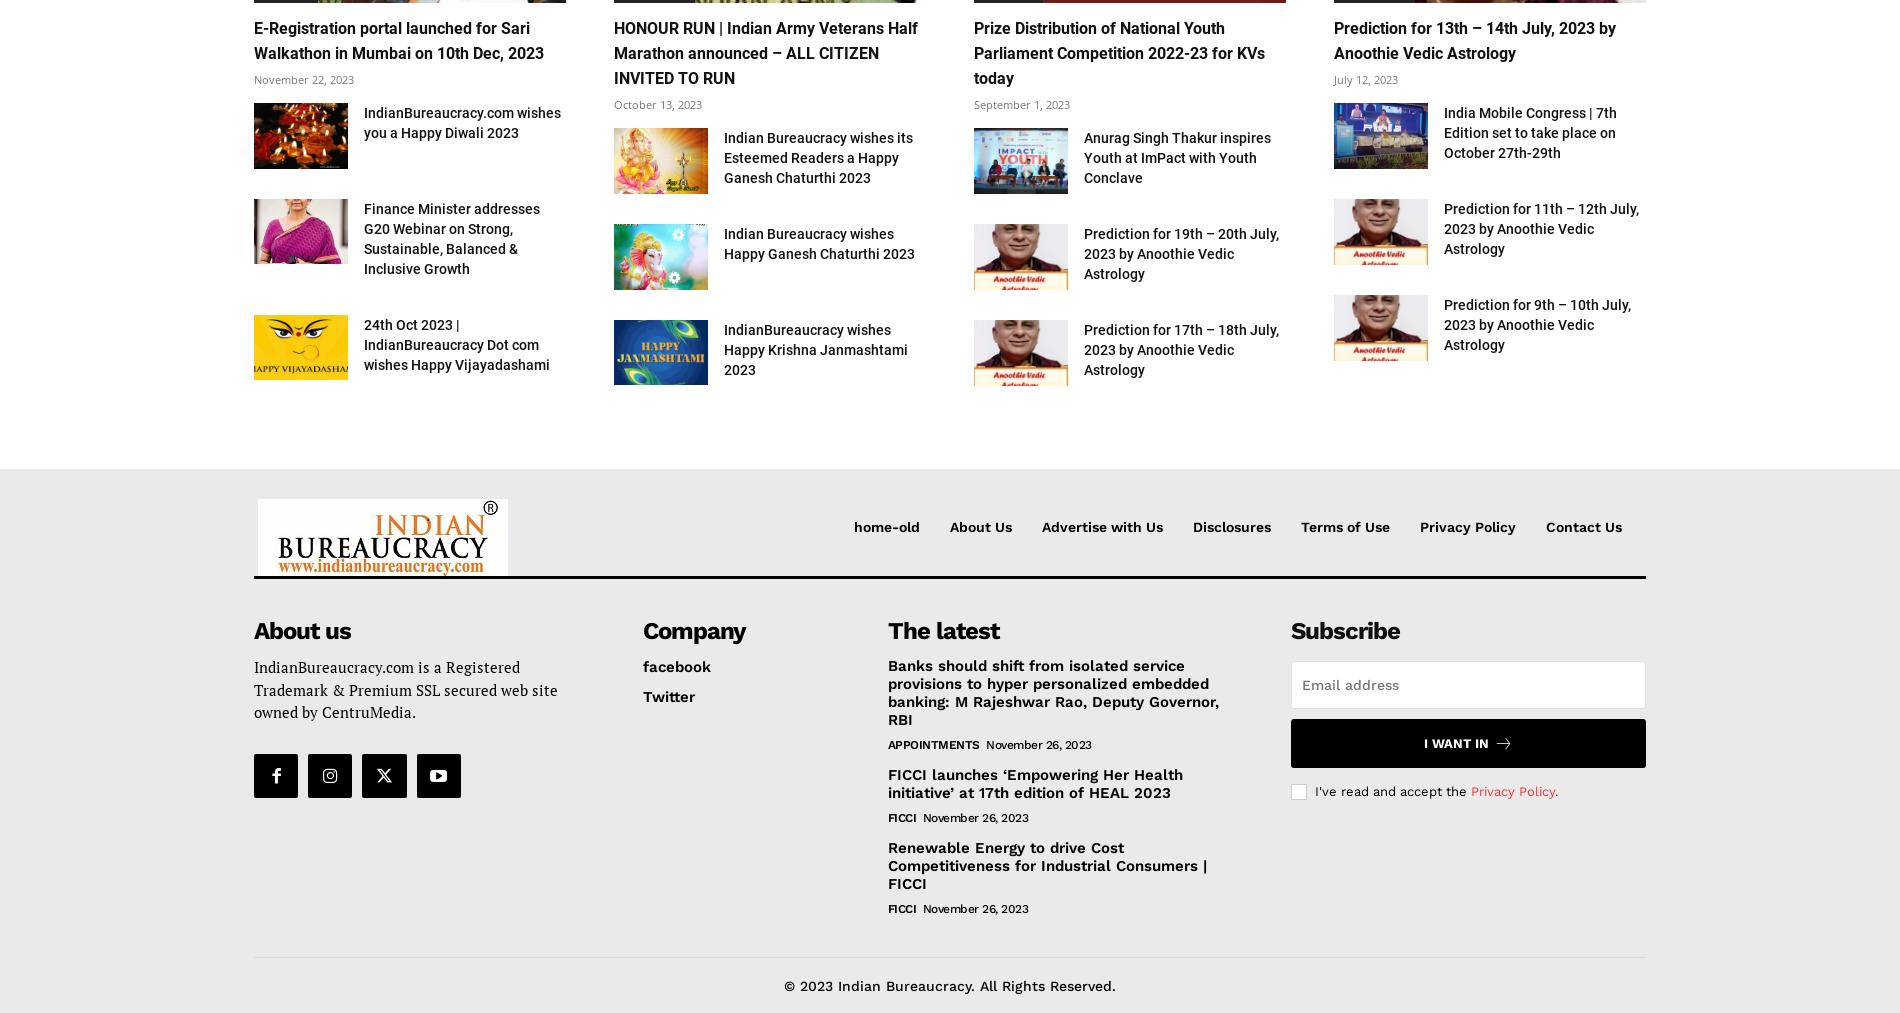  What do you see at coordinates (1034, 783) in the screenshot?
I see `'FICCI launches ‘Empowering Her Health initiative’ at 17th edition of HEAL 2023'` at bounding box center [1034, 783].